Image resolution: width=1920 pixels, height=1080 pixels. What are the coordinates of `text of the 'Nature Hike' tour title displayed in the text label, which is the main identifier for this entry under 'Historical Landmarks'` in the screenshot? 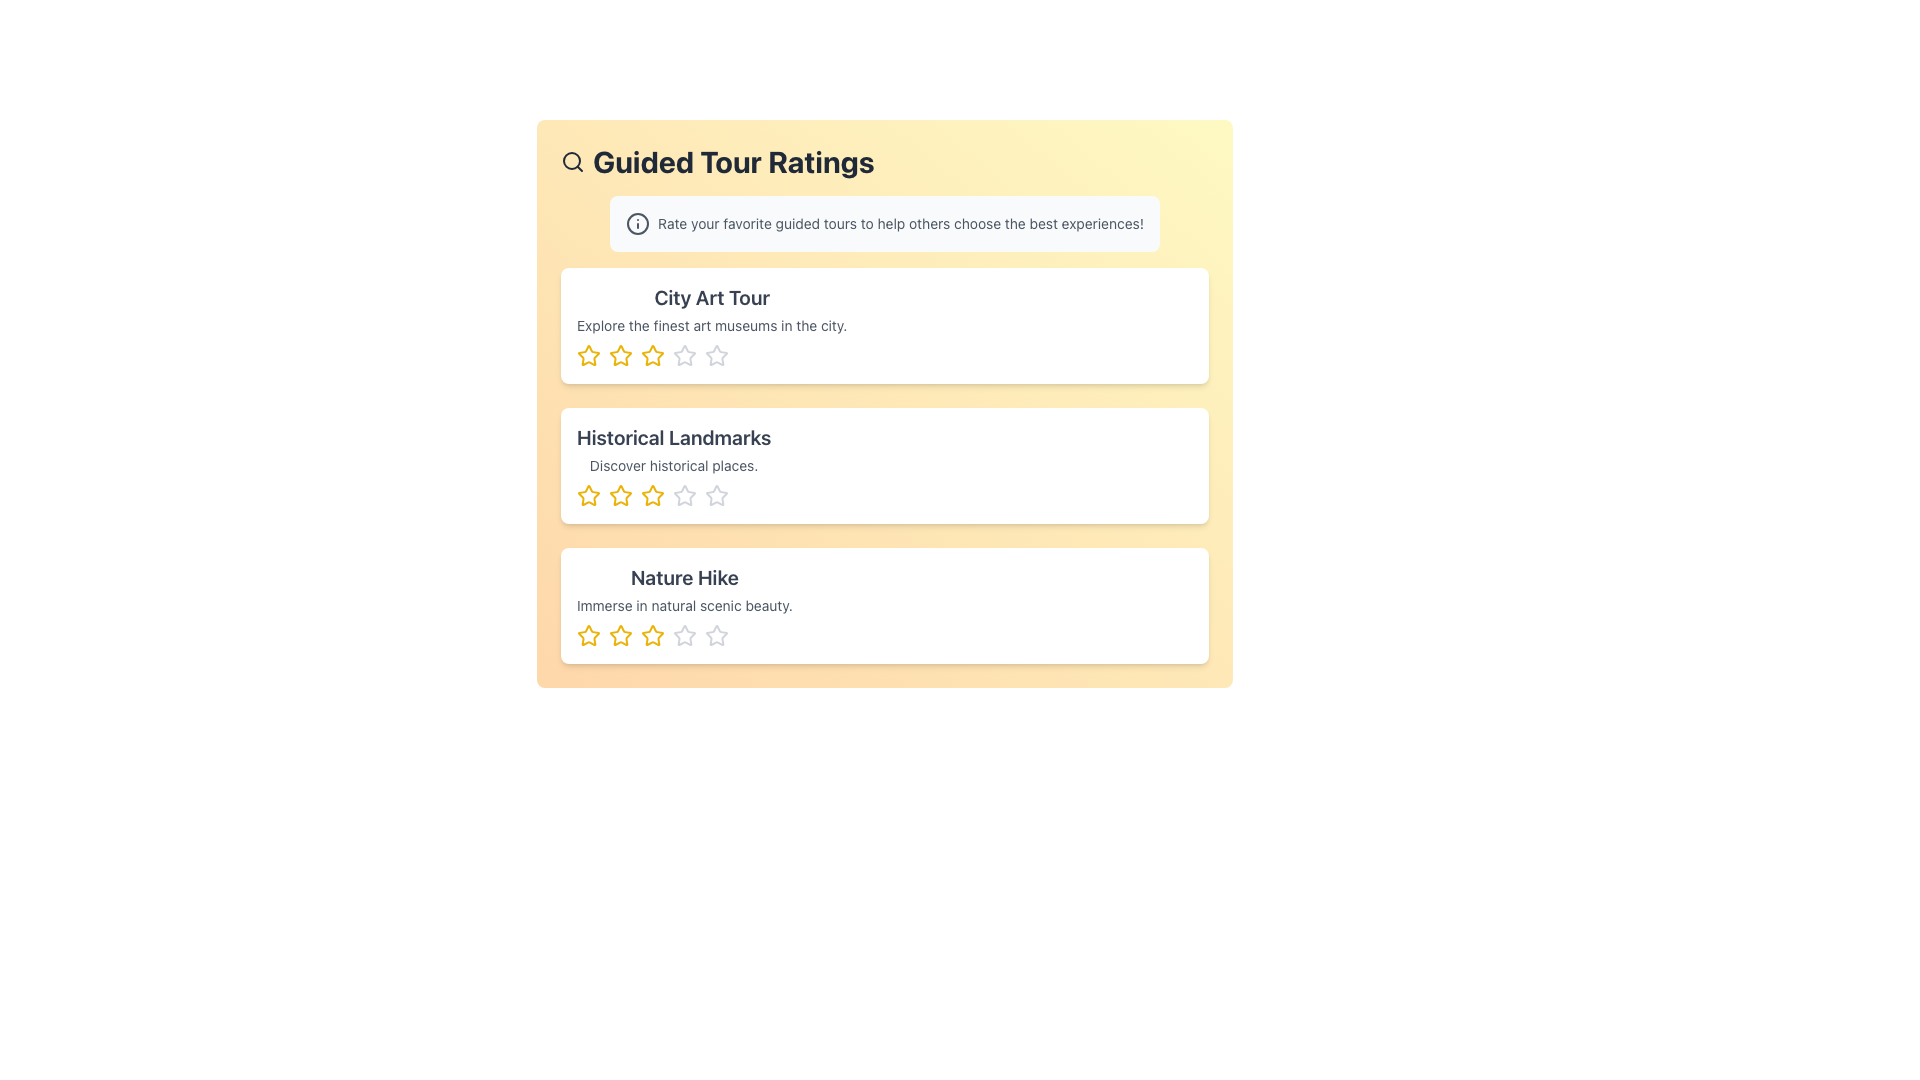 It's located at (684, 578).